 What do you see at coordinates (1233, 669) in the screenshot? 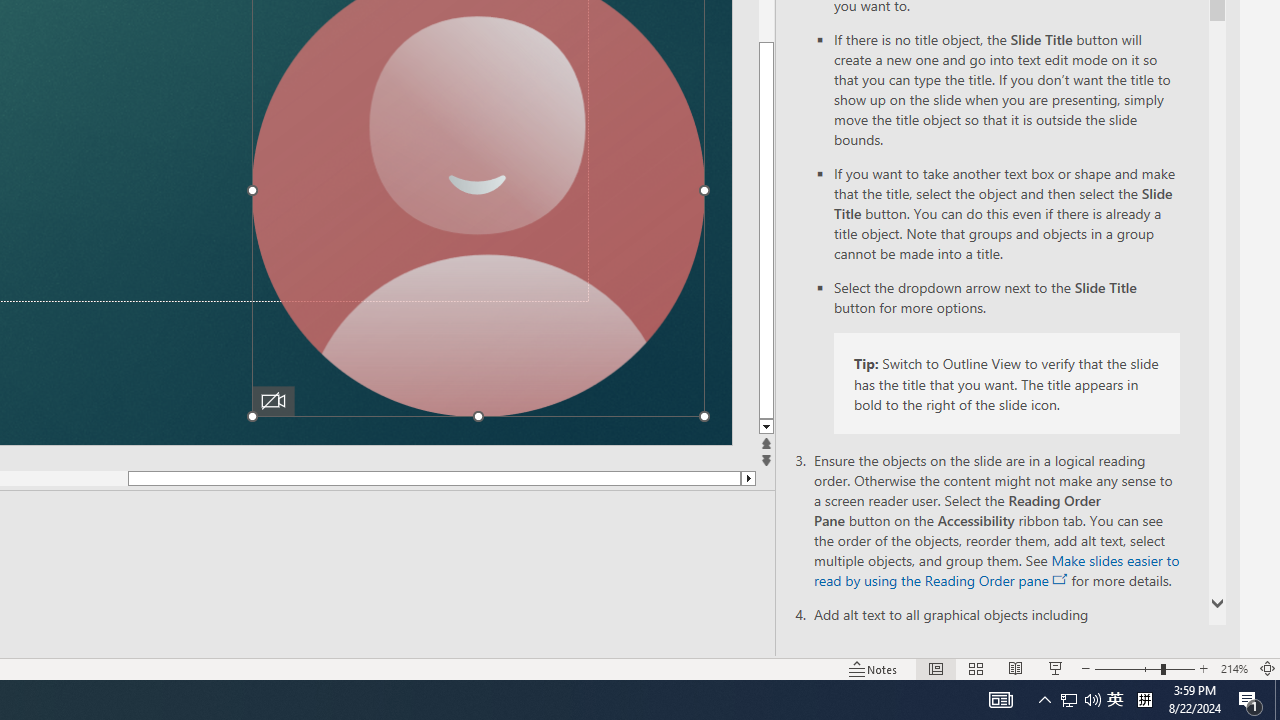
I see `'Zoom 214%'` at bounding box center [1233, 669].